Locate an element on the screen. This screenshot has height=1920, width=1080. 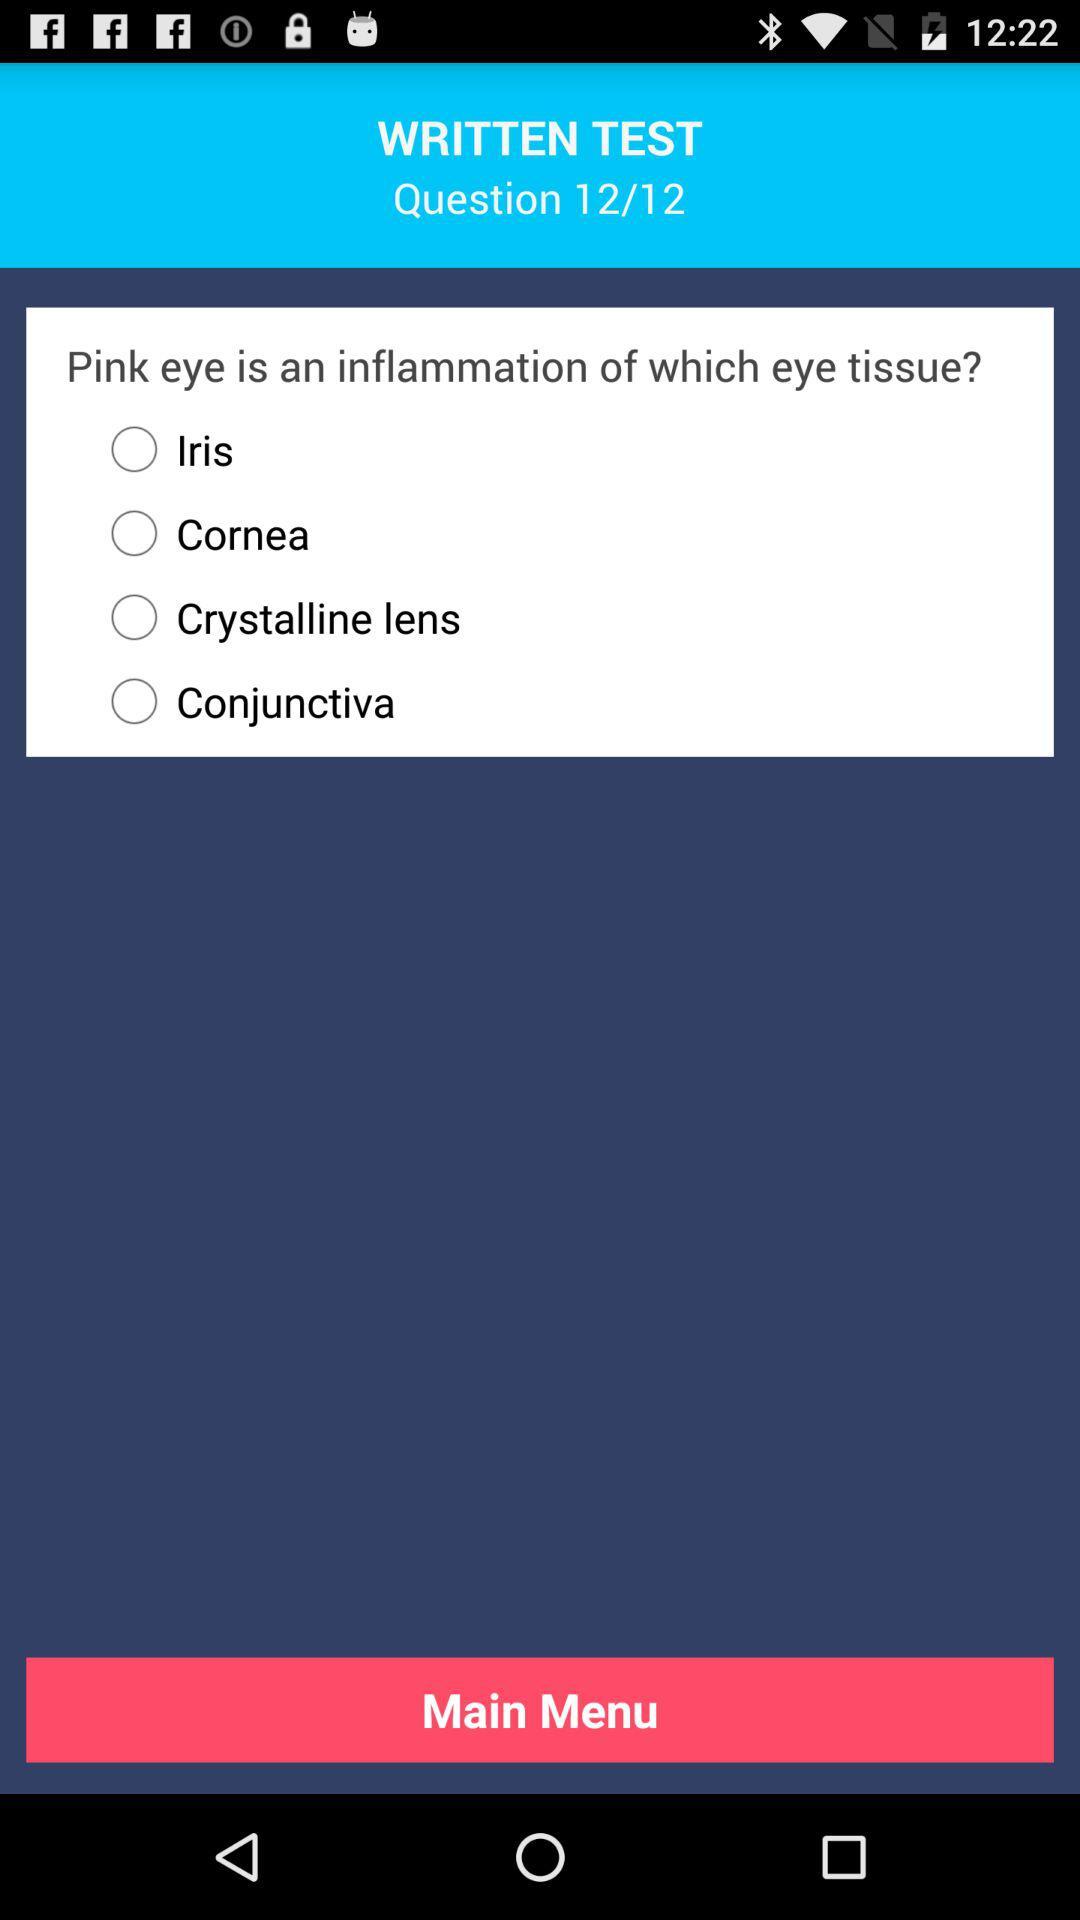
the iris icon is located at coordinates (162, 448).